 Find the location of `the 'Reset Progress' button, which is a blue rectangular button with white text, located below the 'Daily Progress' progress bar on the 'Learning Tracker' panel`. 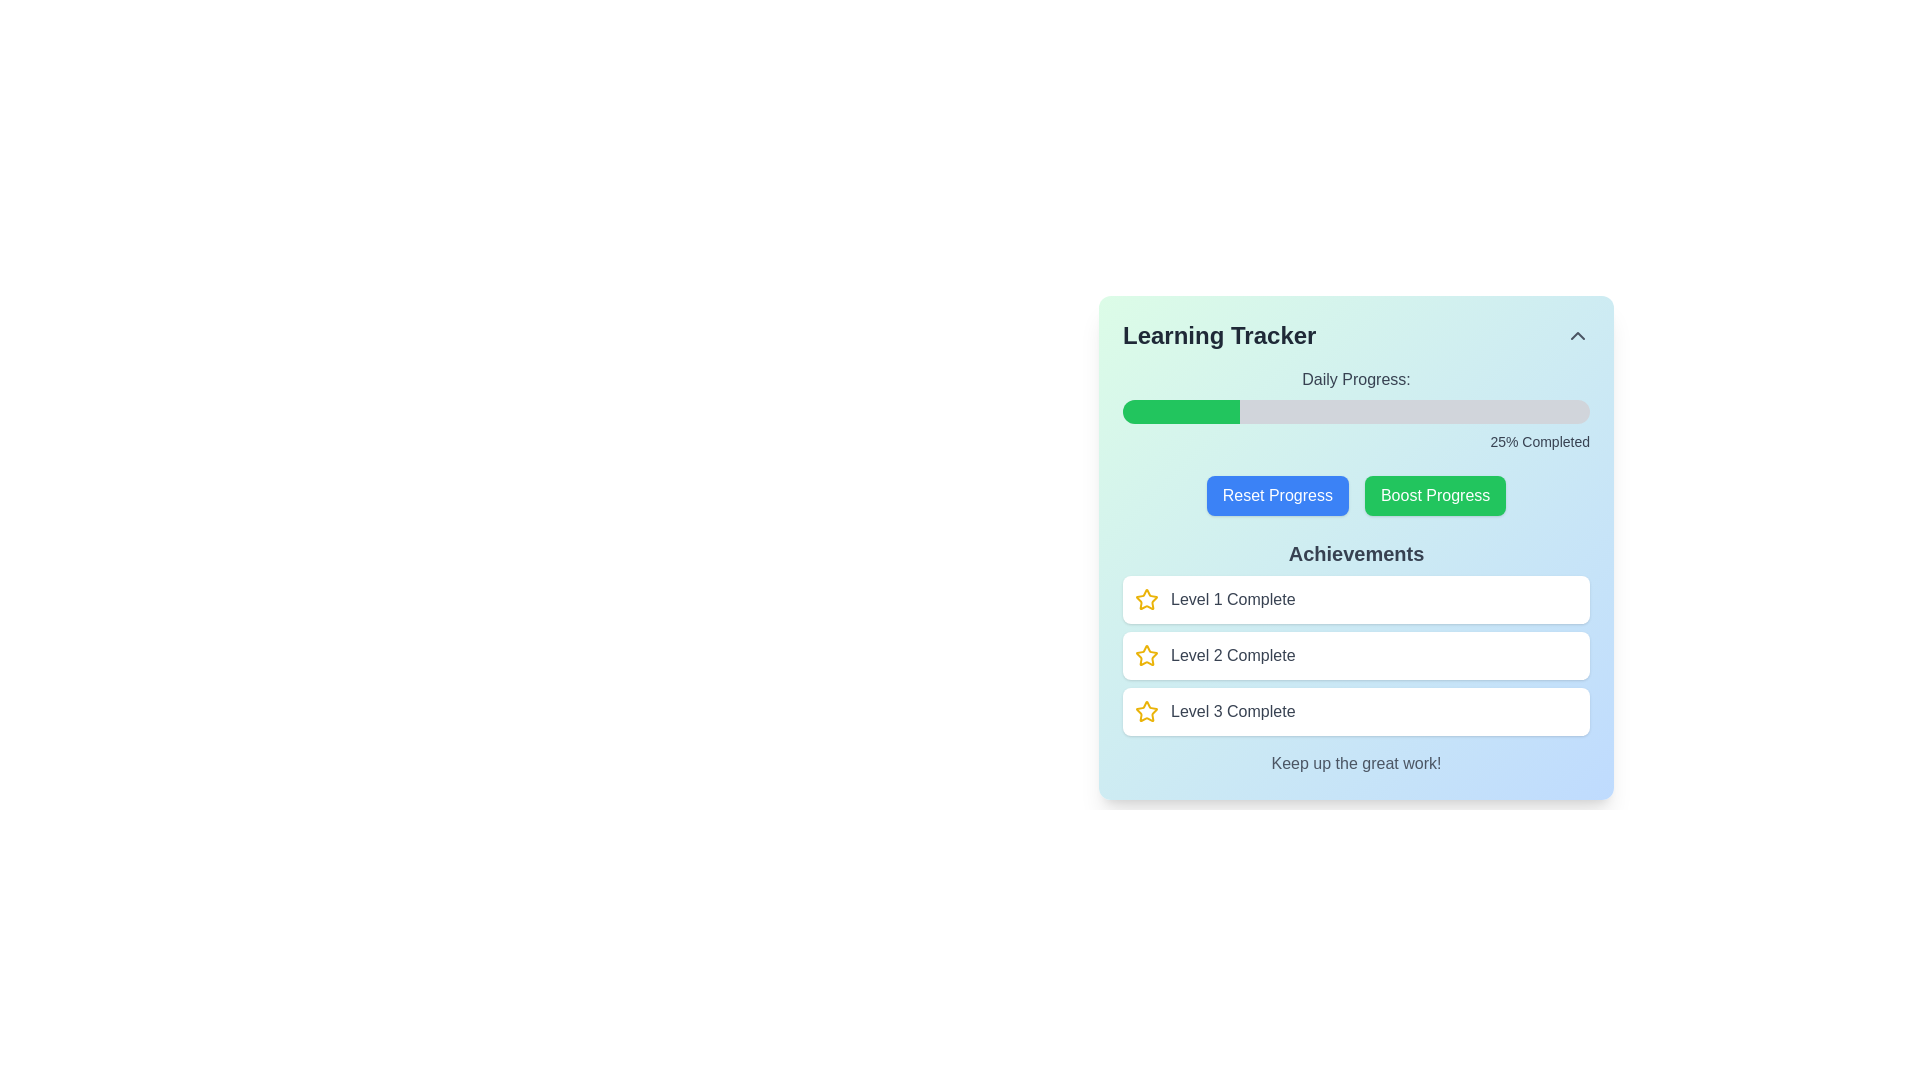

the 'Reset Progress' button, which is a blue rectangular button with white text, located below the 'Daily Progress' progress bar on the 'Learning Tracker' panel is located at coordinates (1276, 495).